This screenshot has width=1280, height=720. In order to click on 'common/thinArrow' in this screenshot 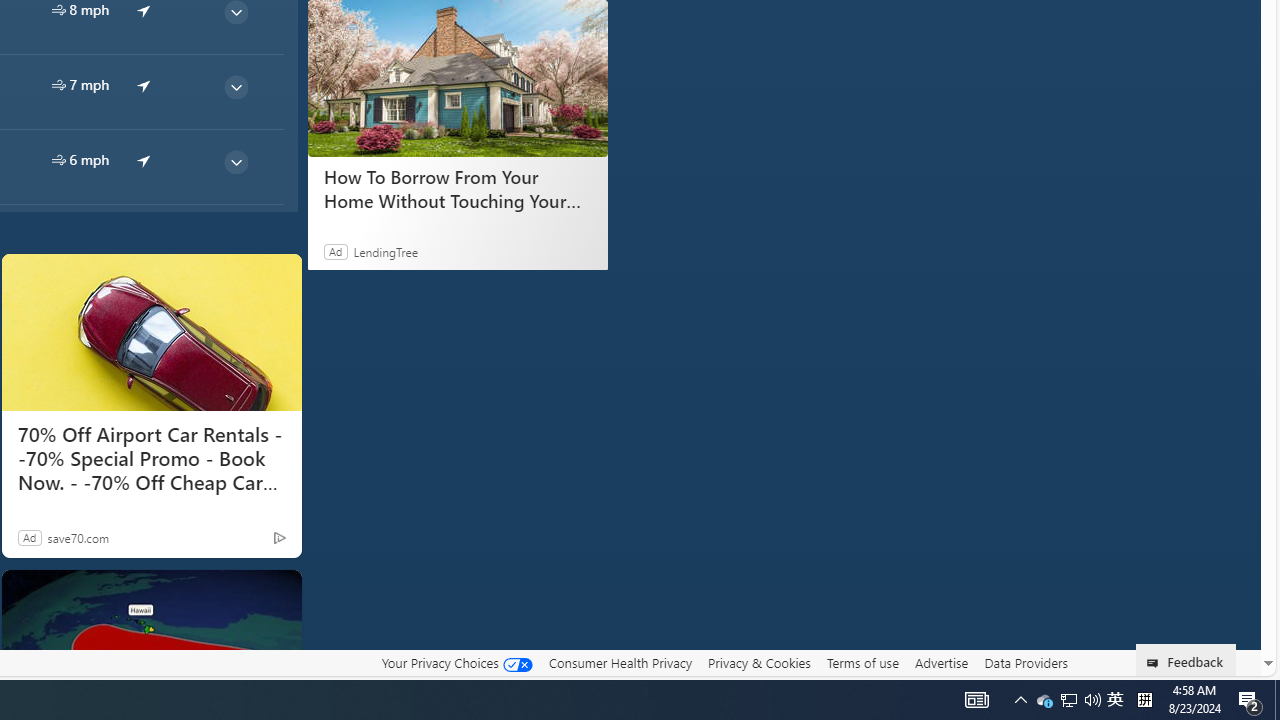, I will do `click(235, 161)`.